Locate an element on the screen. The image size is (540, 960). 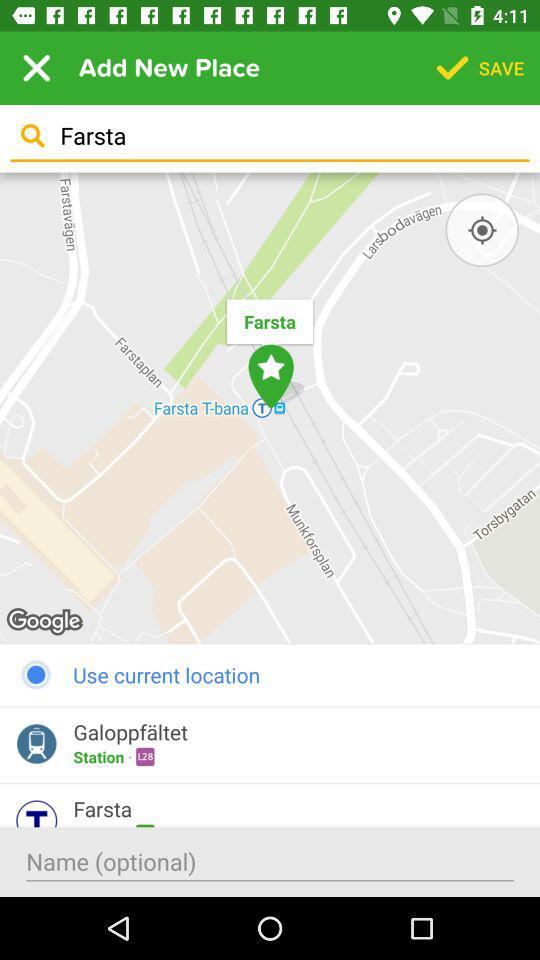
write name input field is located at coordinates (270, 861).